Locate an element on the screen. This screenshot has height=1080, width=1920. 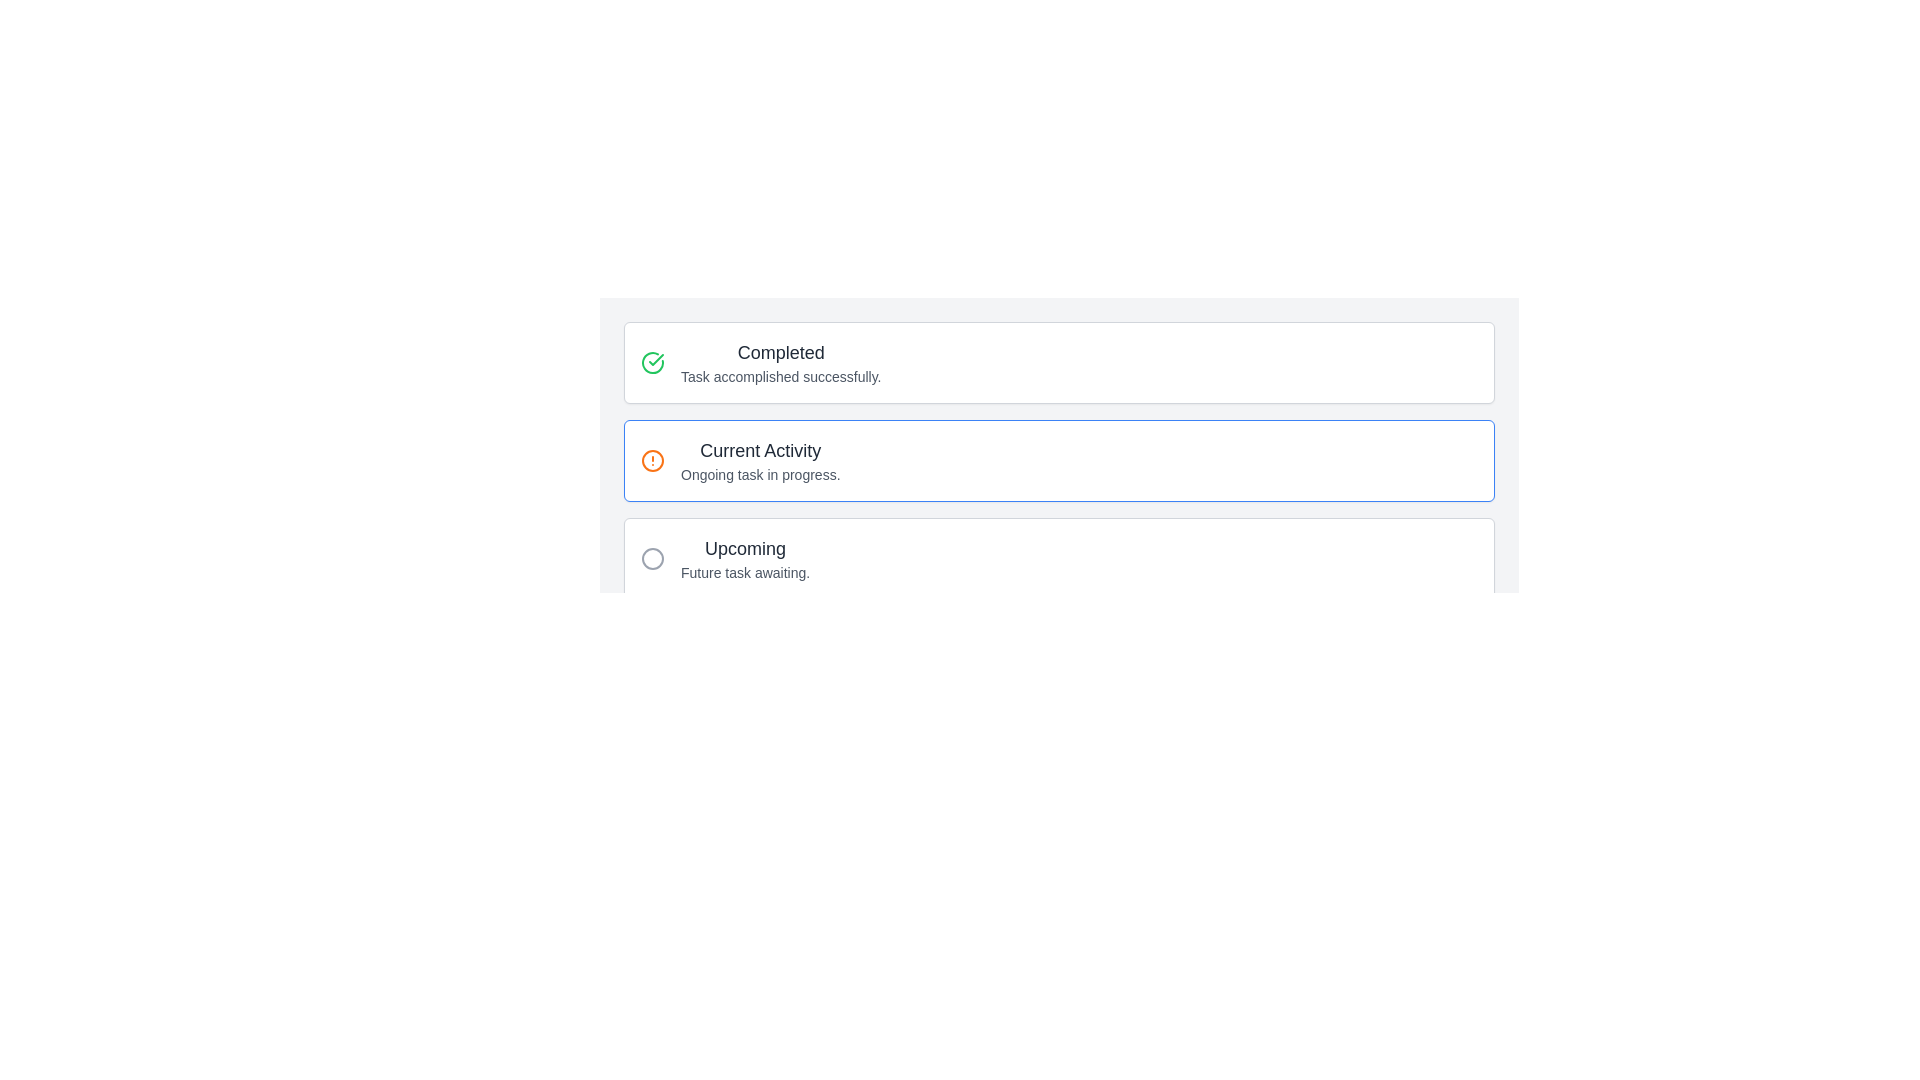
the Text label indicating the section detailing tasks currently in progress, which is located above the text 'Ongoing task in progress.' is located at coordinates (759, 451).